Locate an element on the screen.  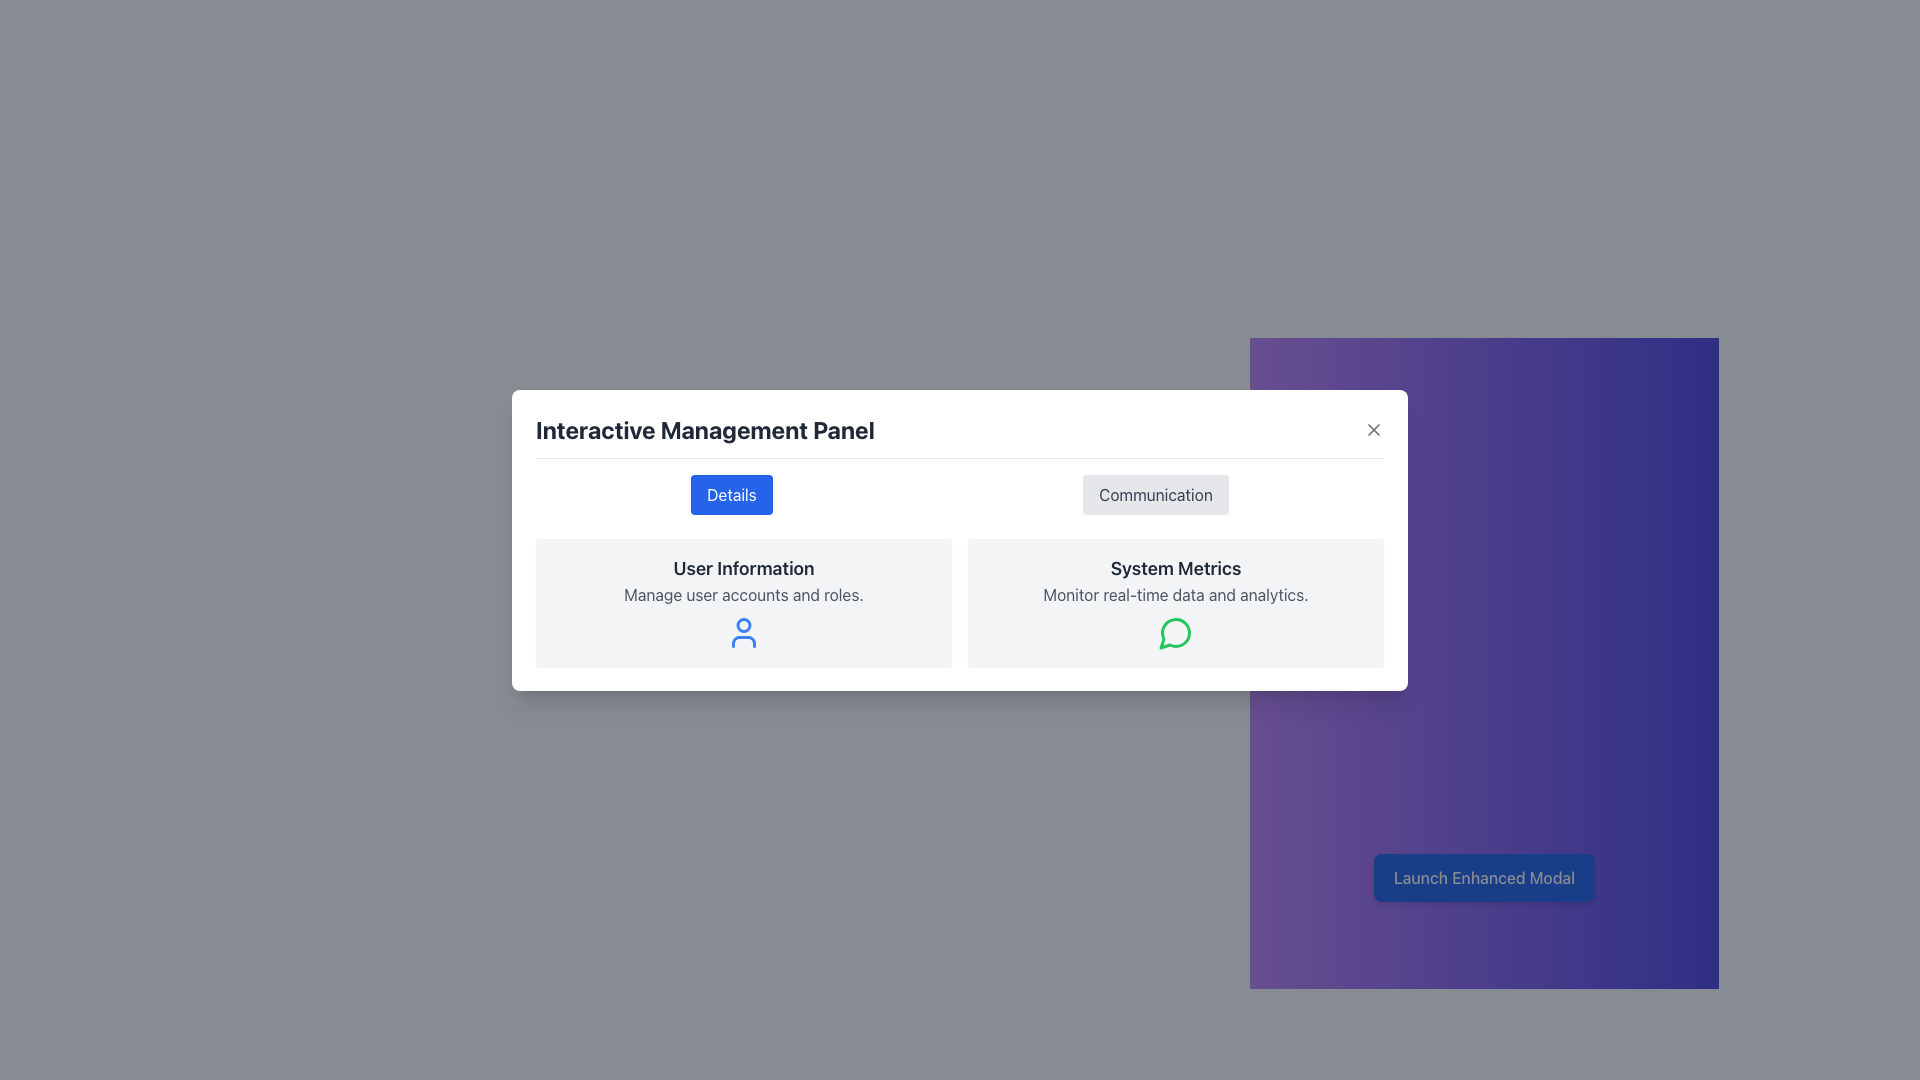
the blue rounded button labeled 'Details' is located at coordinates (730, 494).